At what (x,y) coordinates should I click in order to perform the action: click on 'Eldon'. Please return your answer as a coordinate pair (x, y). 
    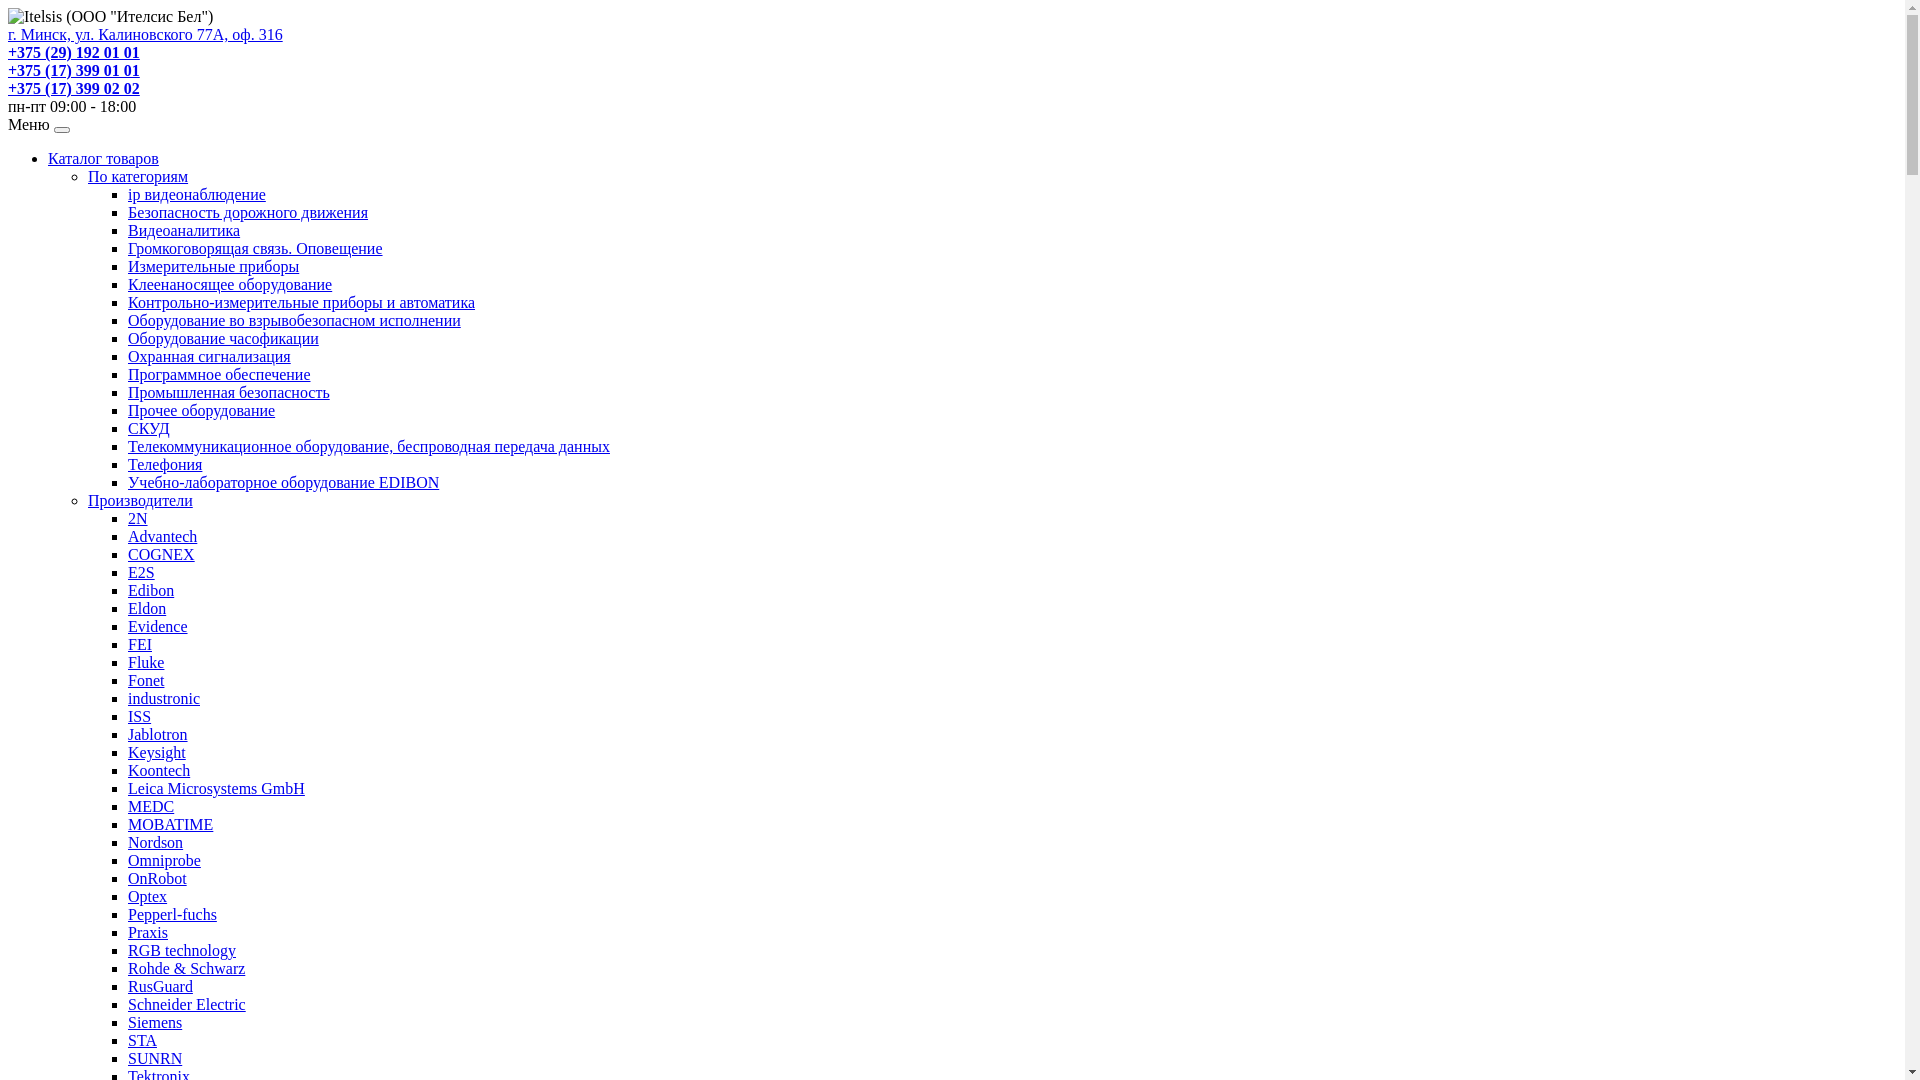
    Looking at the image, I should click on (146, 607).